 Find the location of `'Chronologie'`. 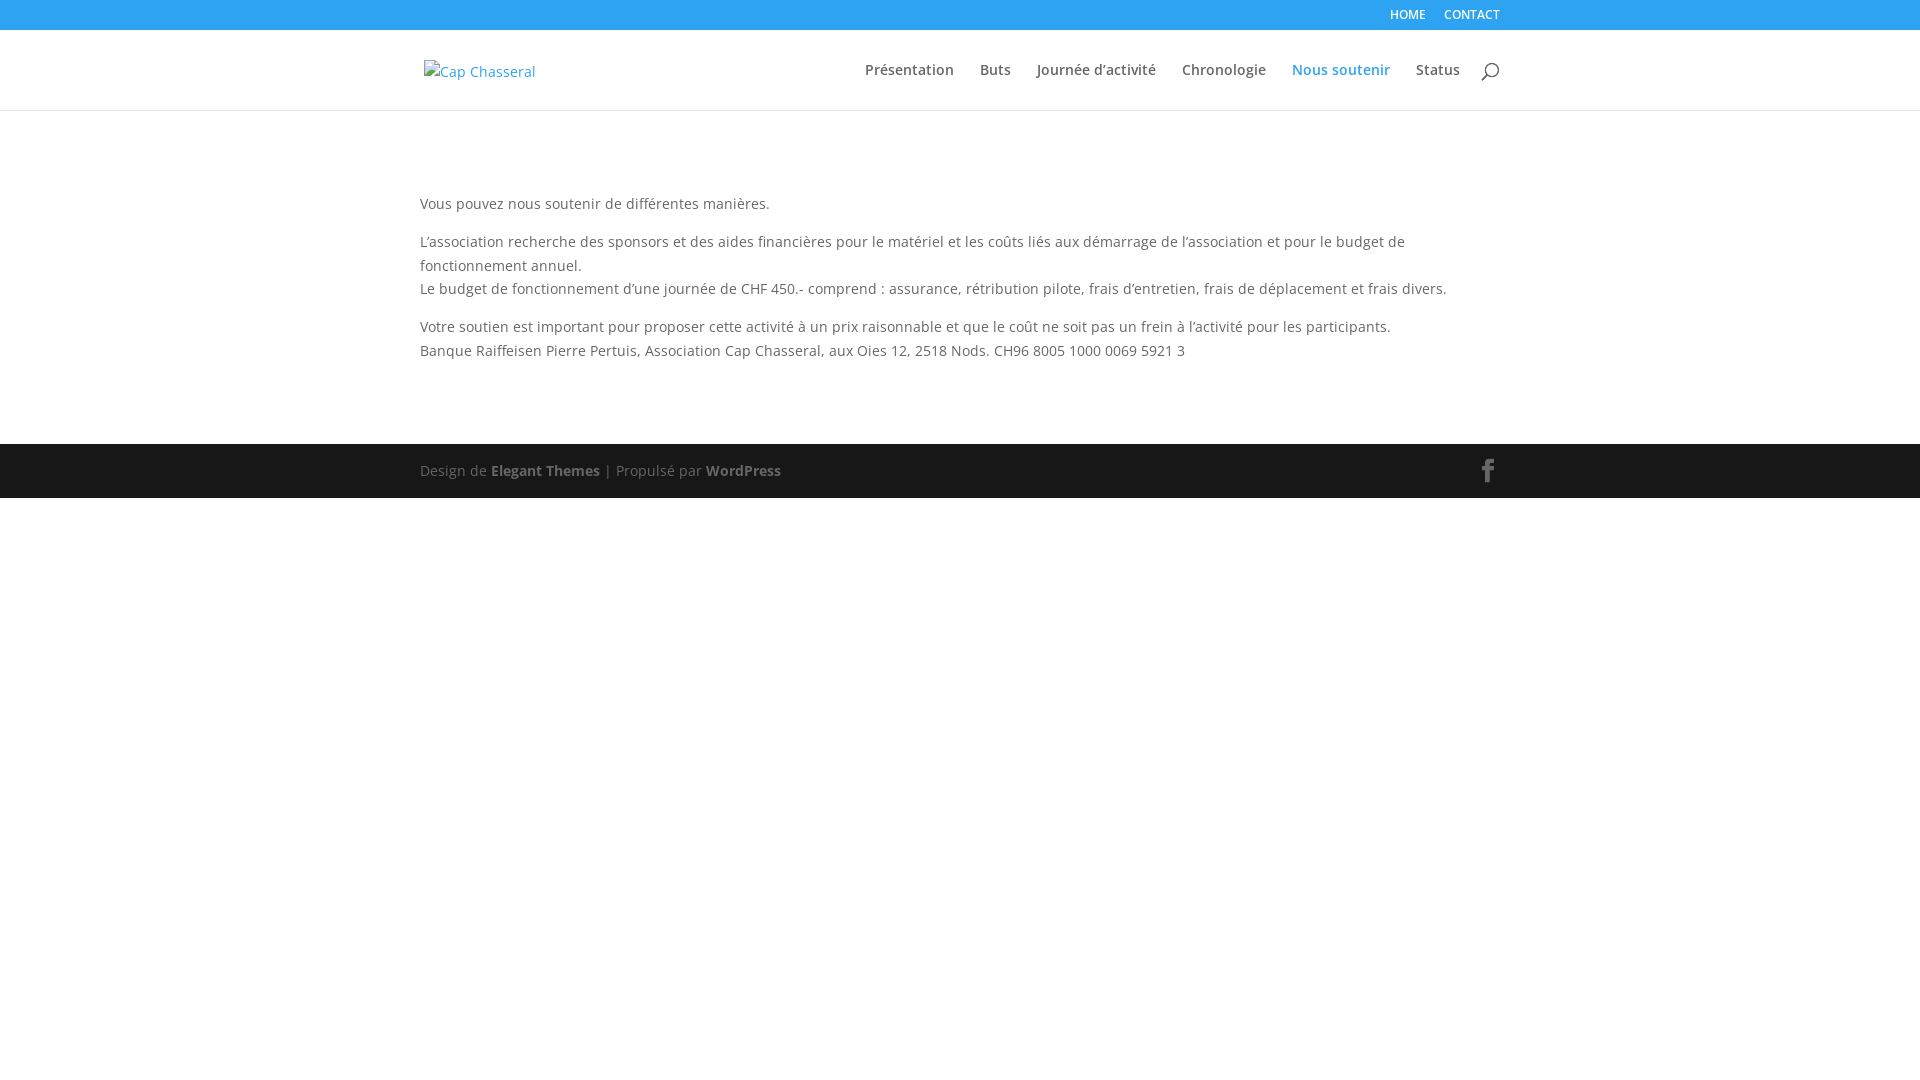

'Chronologie' is located at coordinates (1223, 85).